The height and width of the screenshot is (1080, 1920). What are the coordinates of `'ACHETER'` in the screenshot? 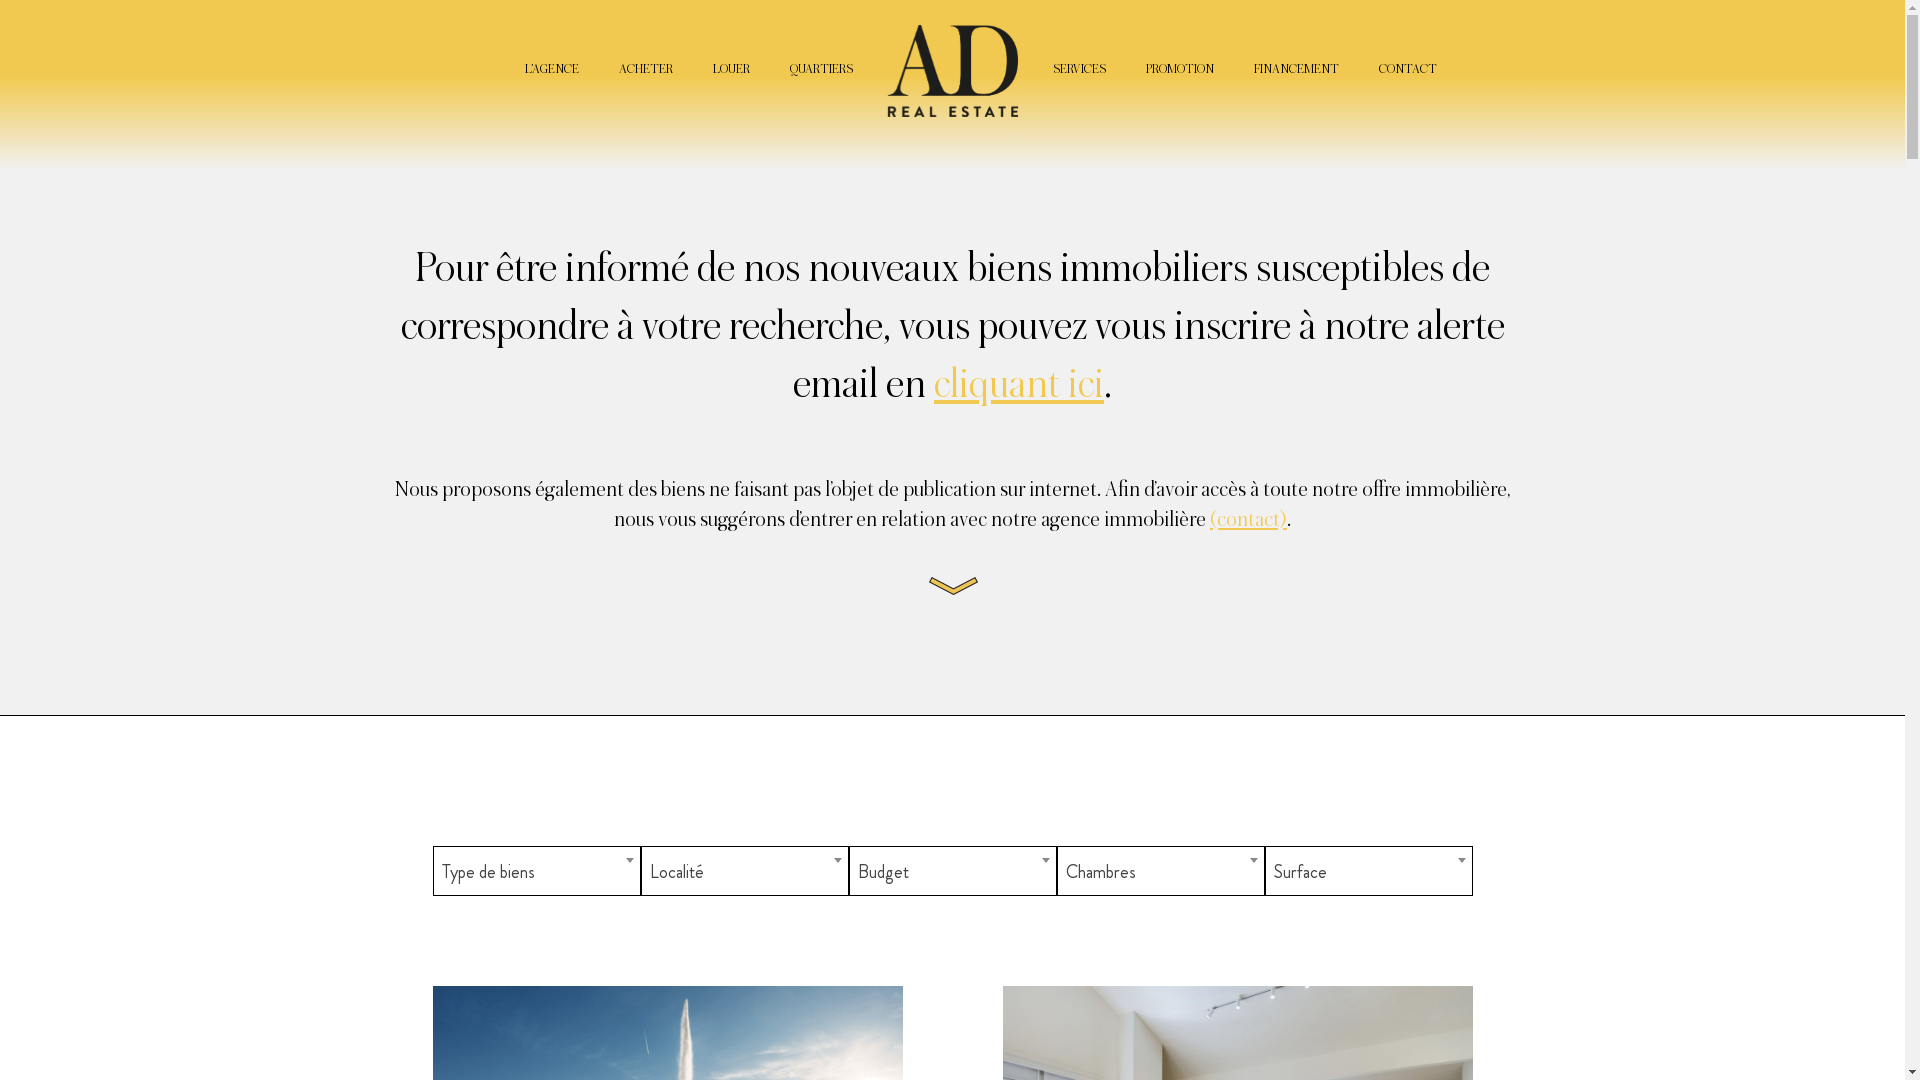 It's located at (644, 68).